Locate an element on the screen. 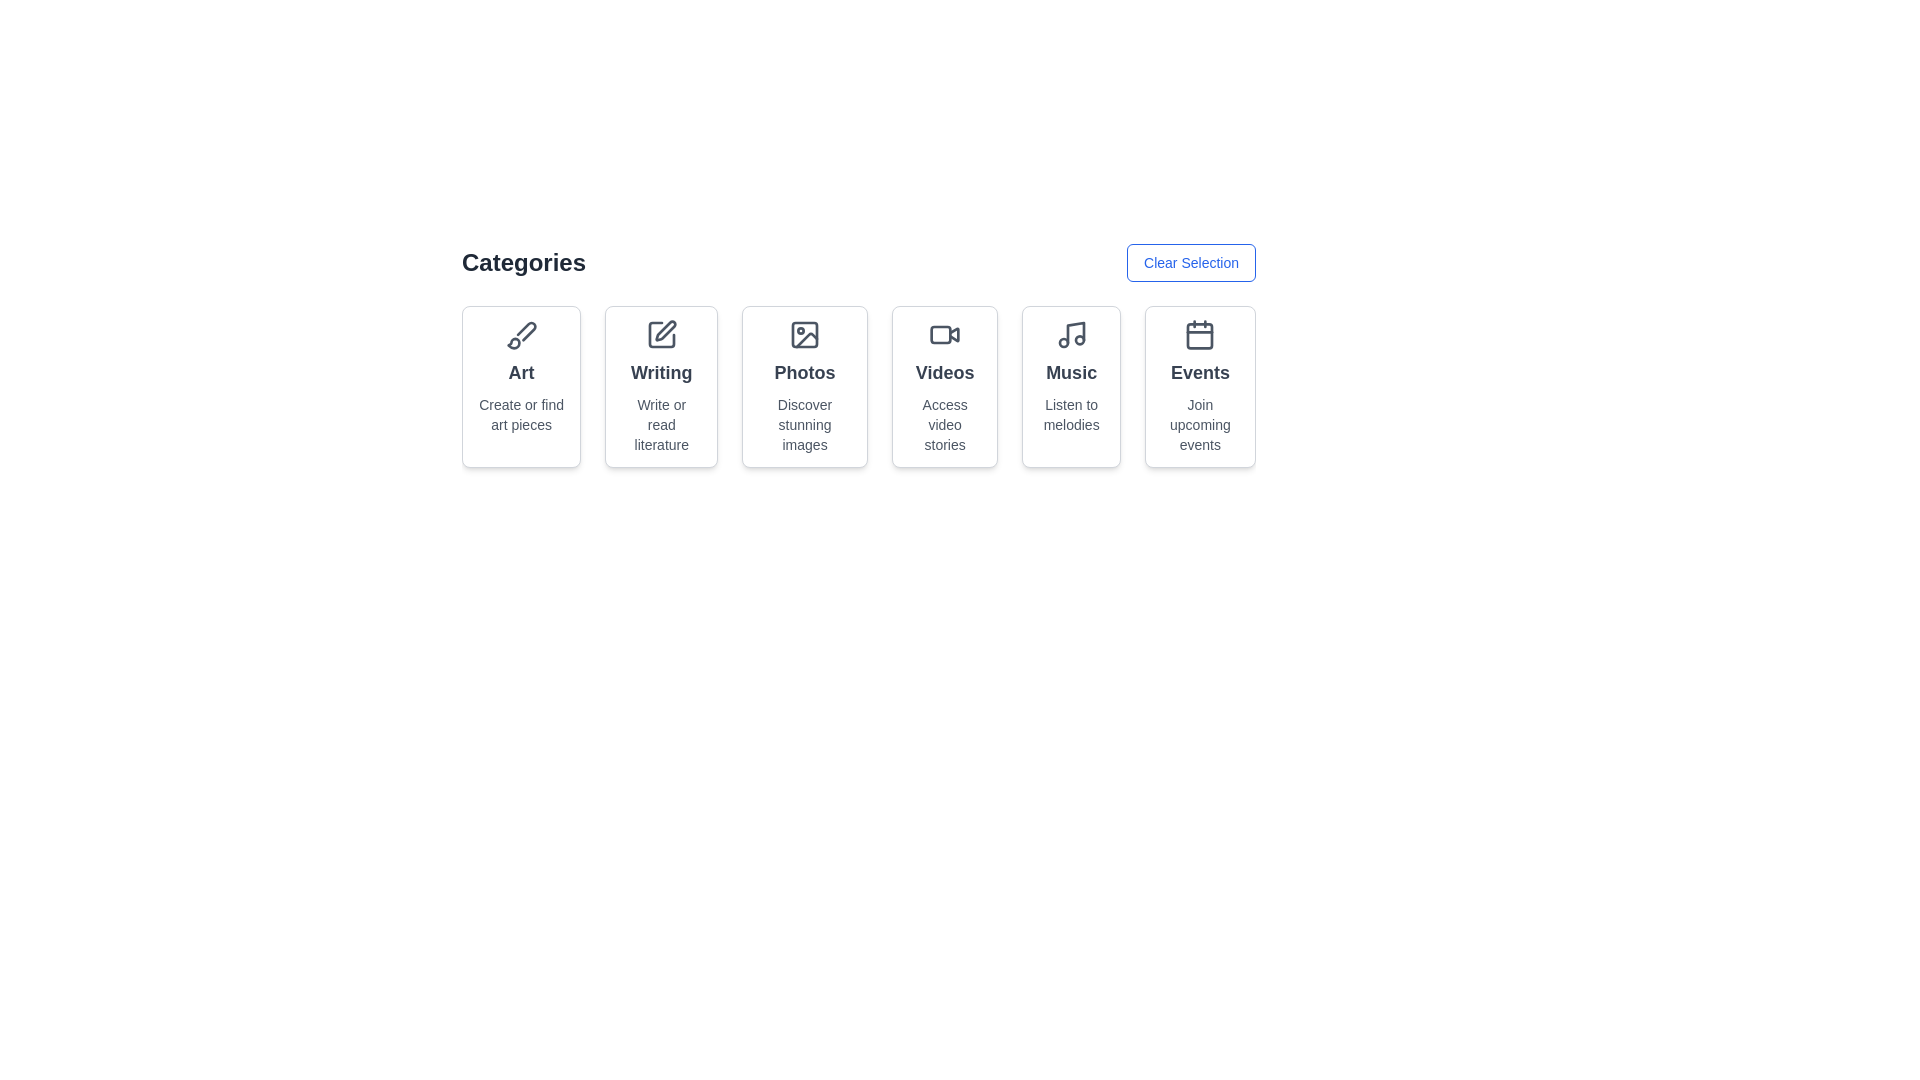  text displayed in the 'Writing' label, which is in bold and text-gray-700 style, located below the pen and paper icon and above the description 'Write or read literature' is located at coordinates (661, 373).